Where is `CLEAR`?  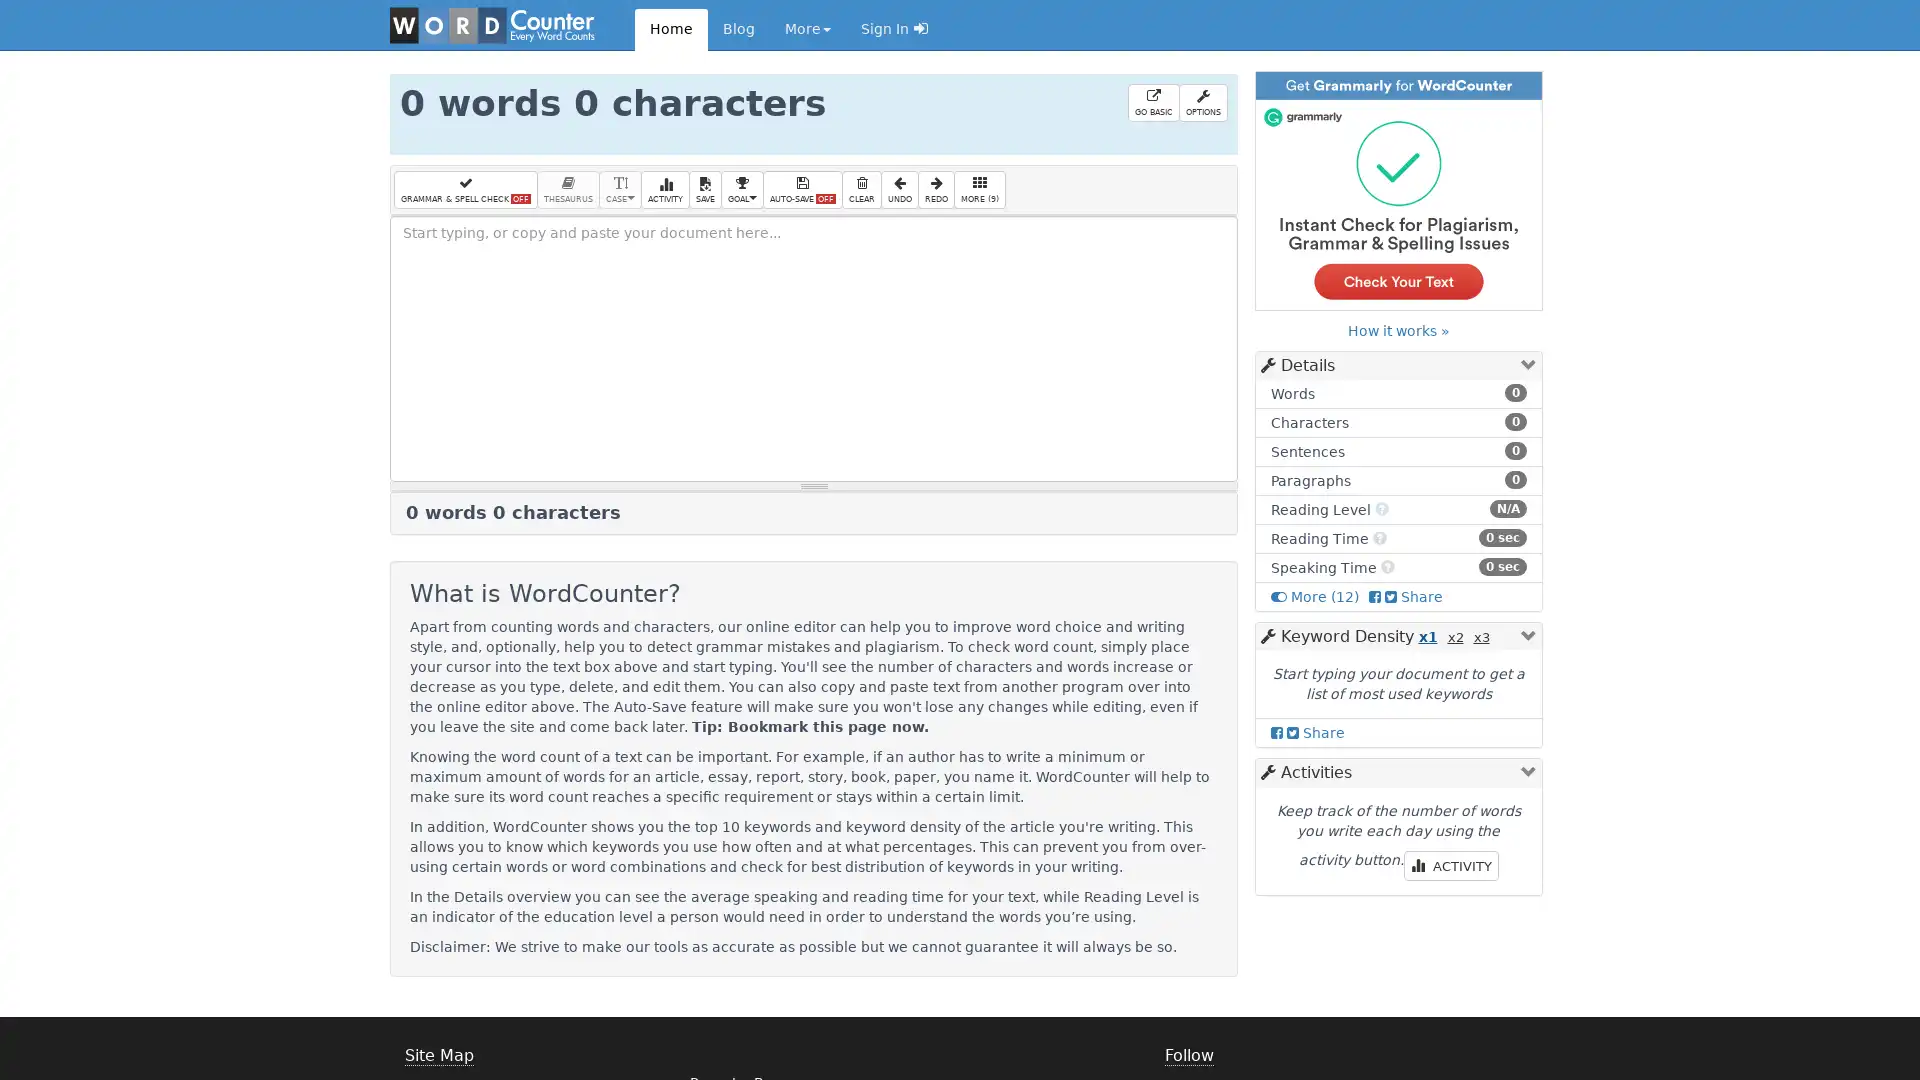
CLEAR is located at coordinates (862, 189).